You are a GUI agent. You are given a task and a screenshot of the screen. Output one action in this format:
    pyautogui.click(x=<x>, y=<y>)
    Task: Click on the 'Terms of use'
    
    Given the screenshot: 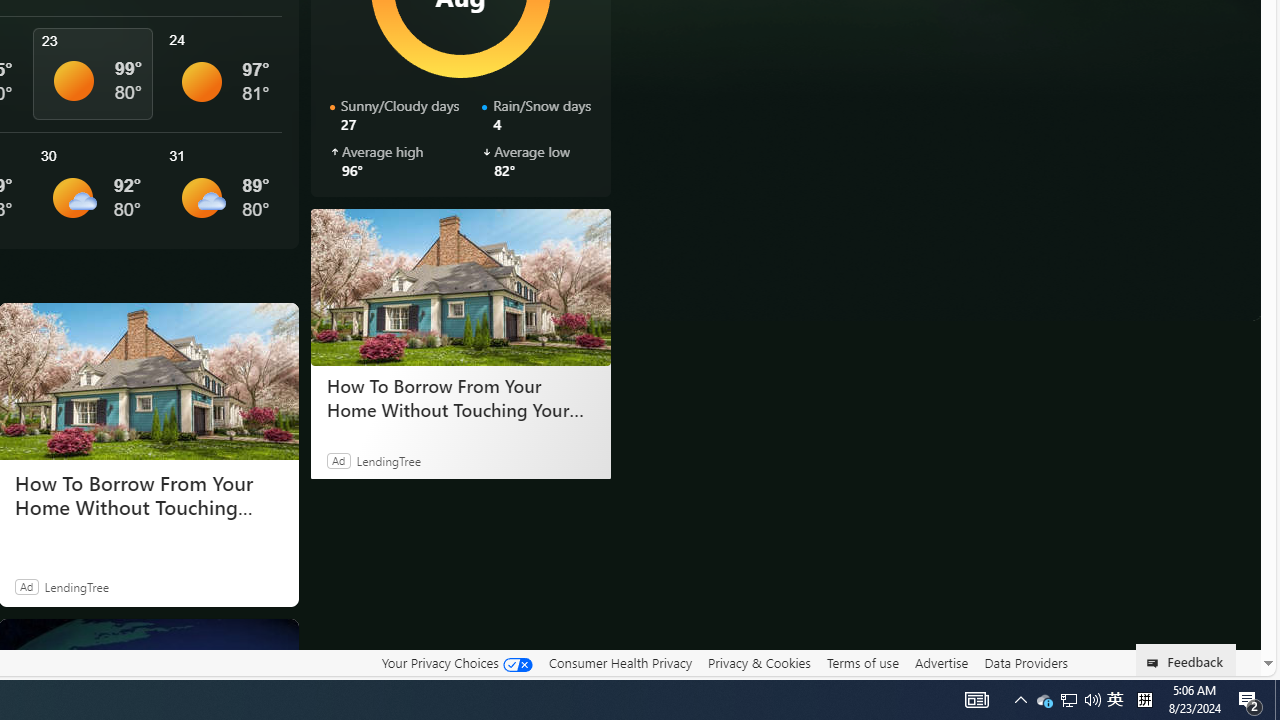 What is the action you would take?
    pyautogui.click(x=862, y=662)
    